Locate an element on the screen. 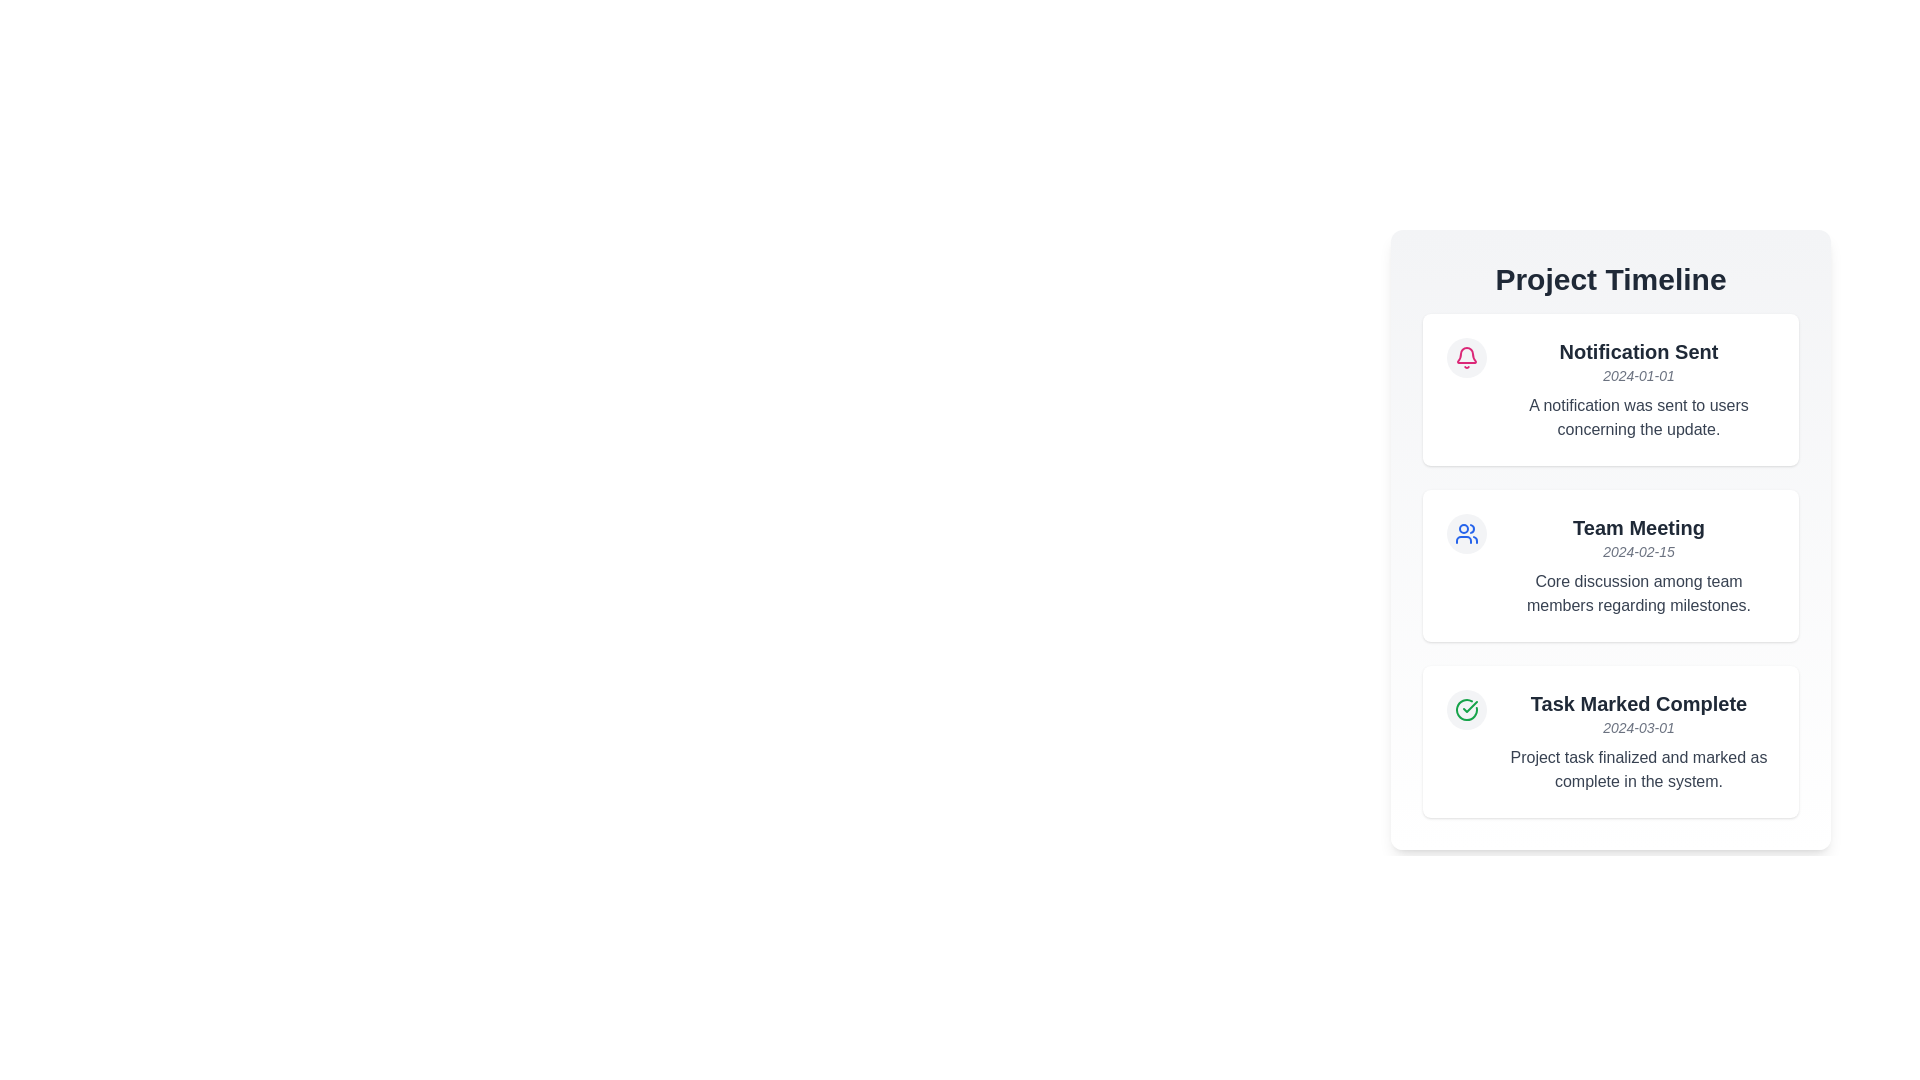 This screenshot has height=1080, width=1920. the green checkmark icon that represents 'Task Marked Complete' in the timeline interface, which is positioned to the left of the section title is located at coordinates (1470, 705).